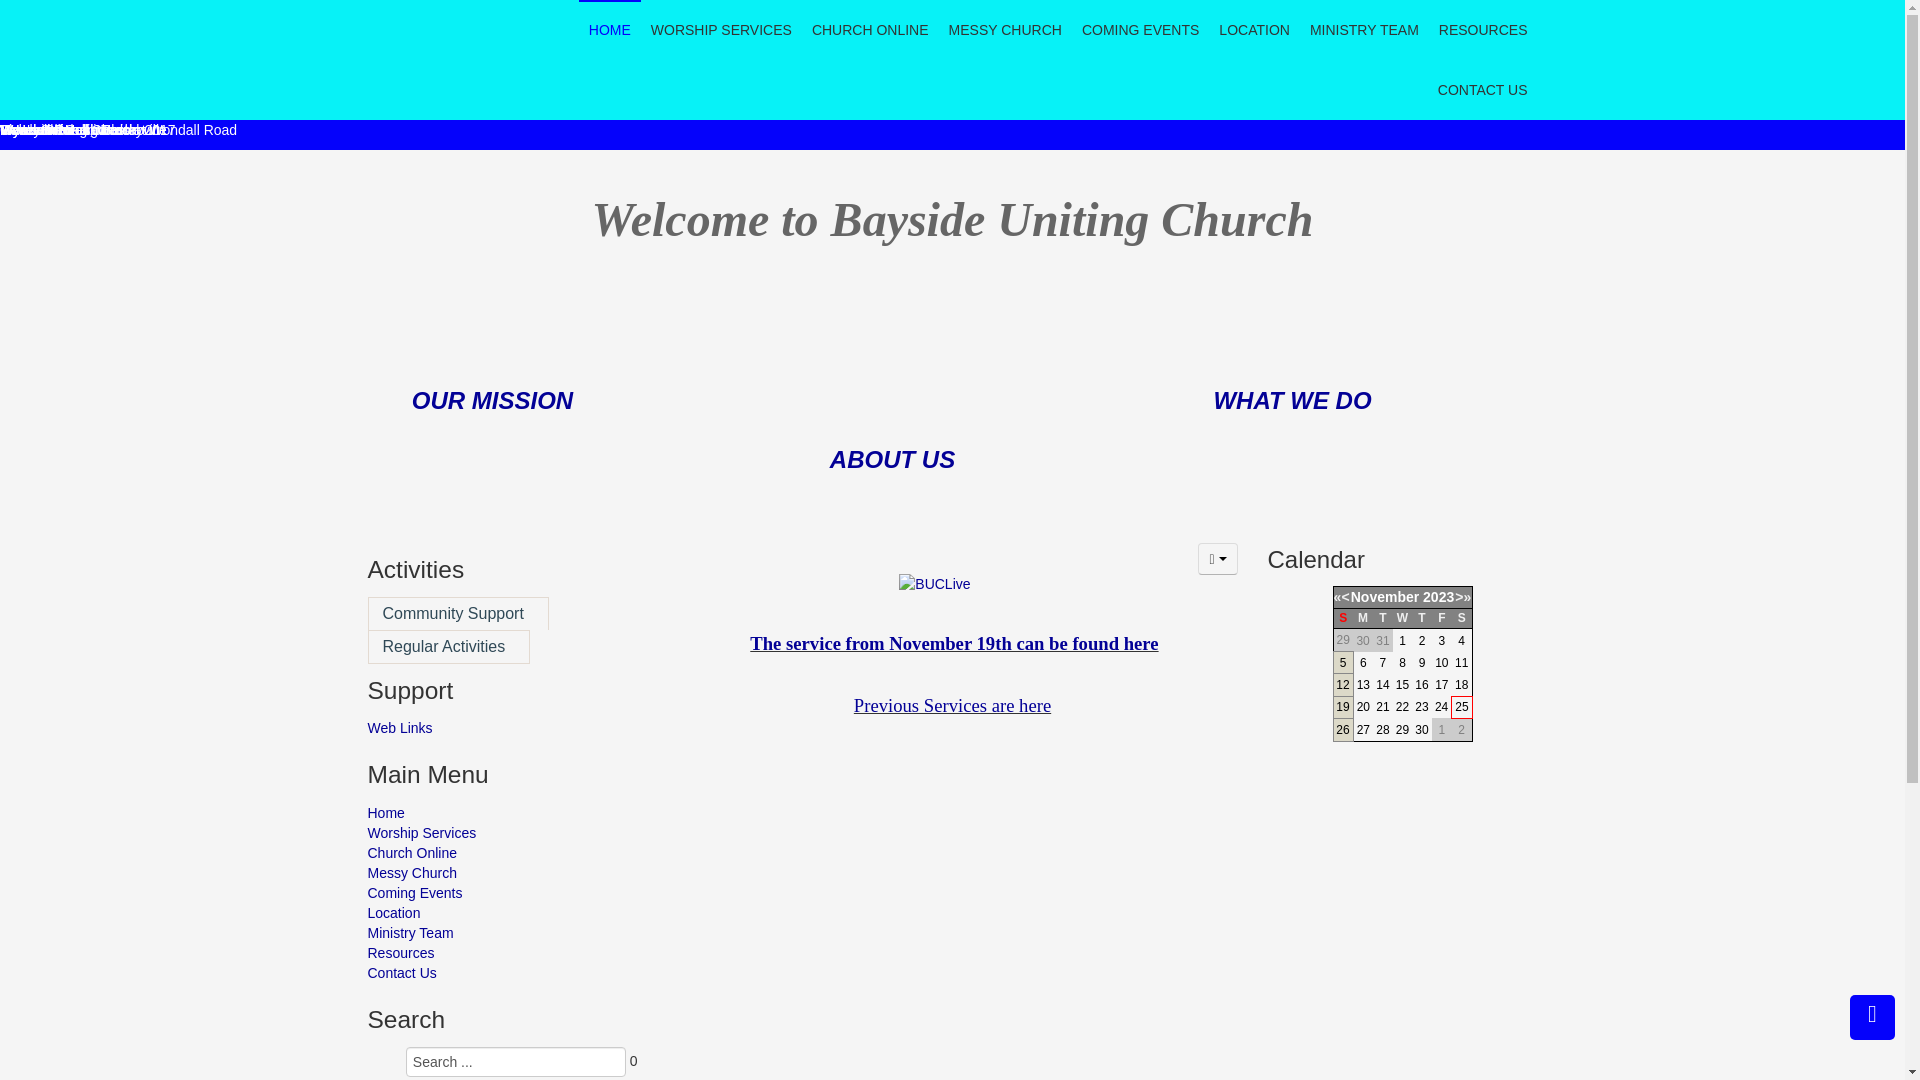 This screenshot has height=1080, width=1920. I want to click on '9', so click(1421, 663).